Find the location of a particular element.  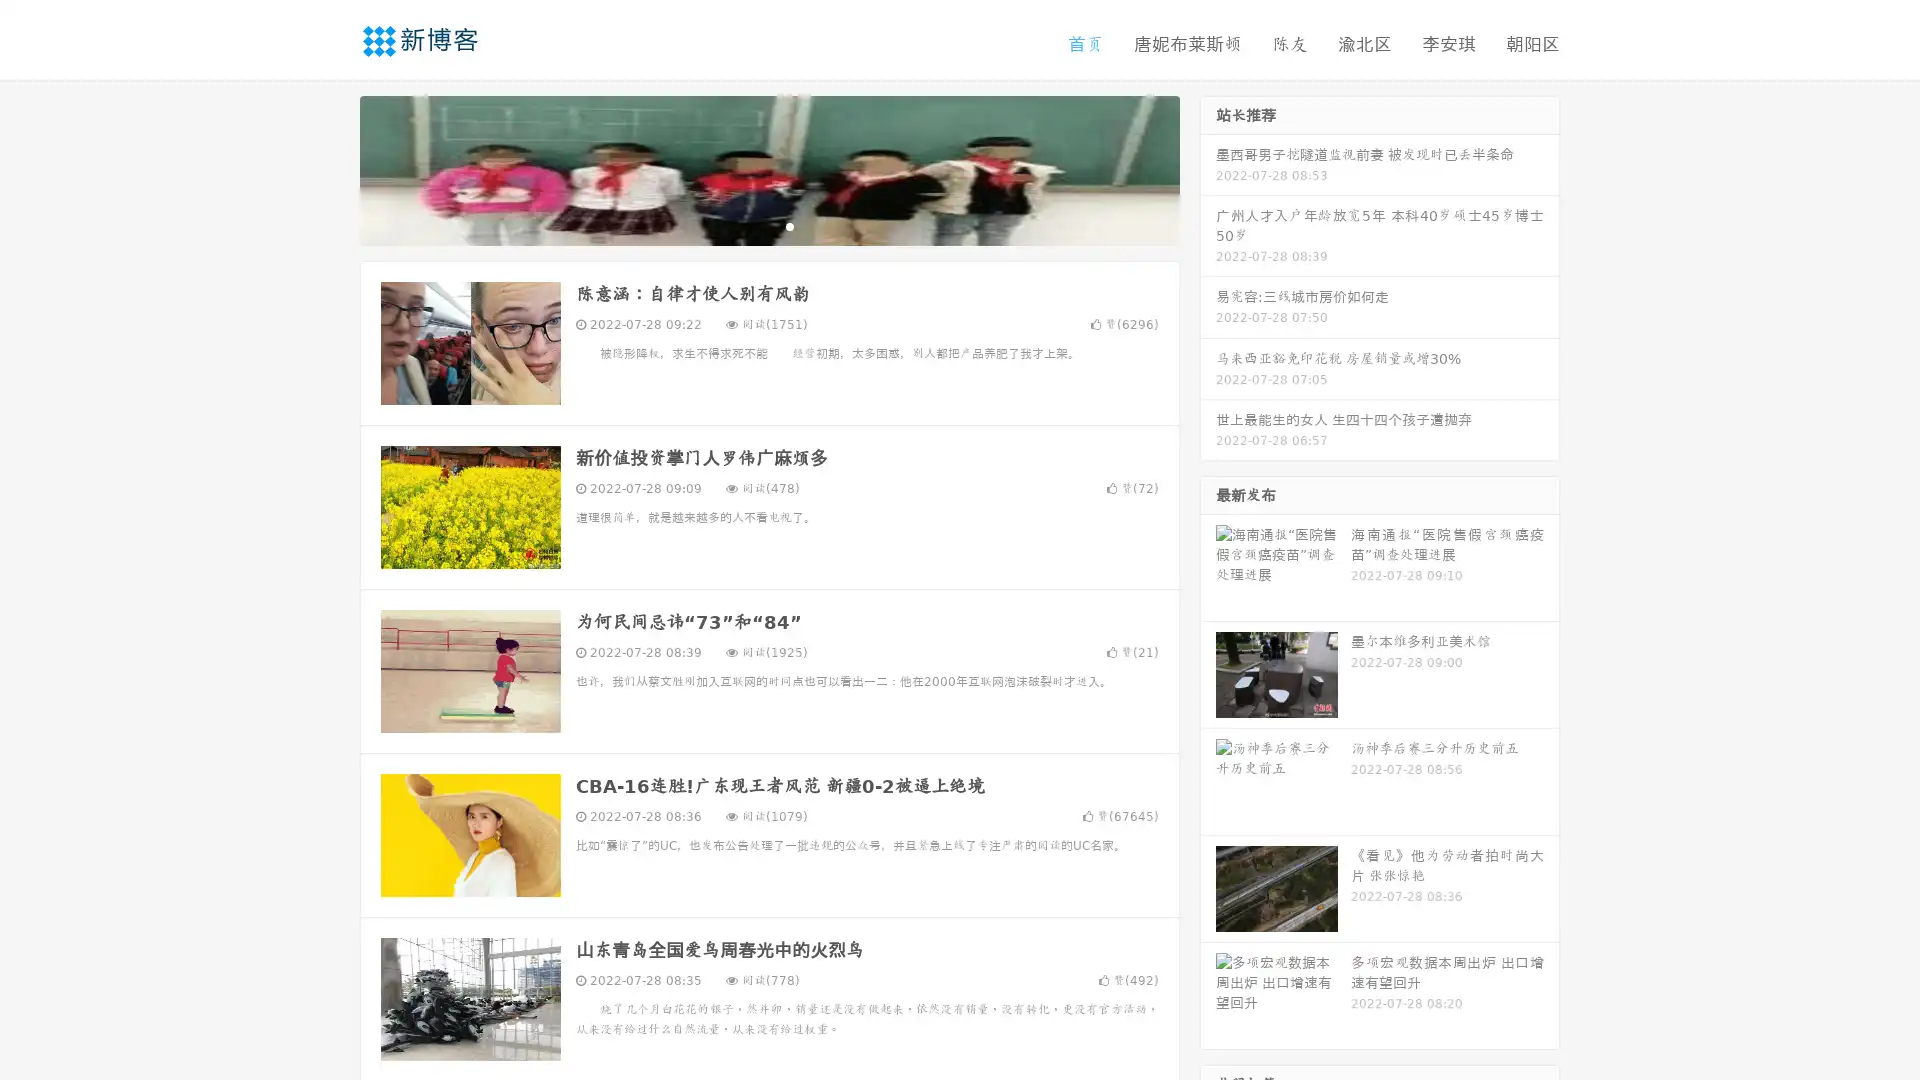

Previous slide is located at coordinates (330, 168).